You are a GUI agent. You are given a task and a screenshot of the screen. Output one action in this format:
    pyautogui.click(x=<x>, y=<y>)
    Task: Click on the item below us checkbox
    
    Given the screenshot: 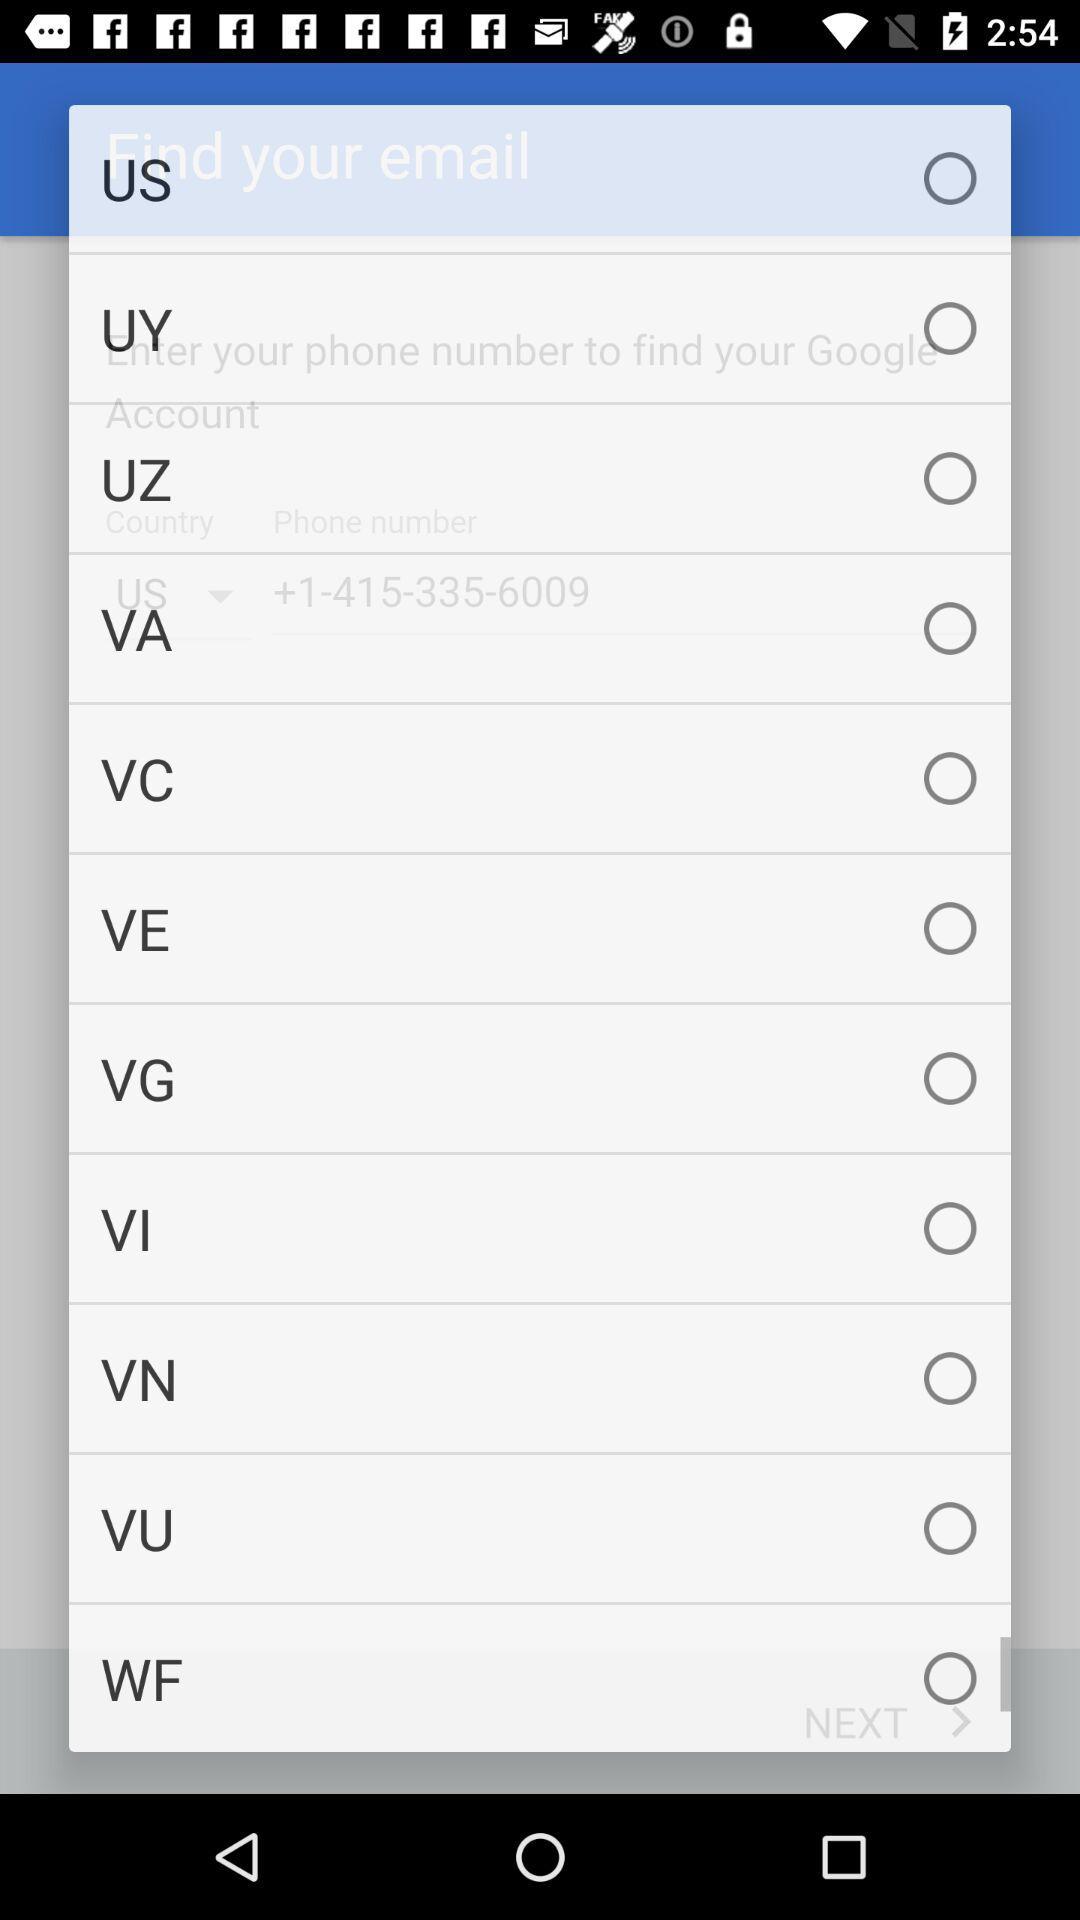 What is the action you would take?
    pyautogui.click(x=540, y=328)
    